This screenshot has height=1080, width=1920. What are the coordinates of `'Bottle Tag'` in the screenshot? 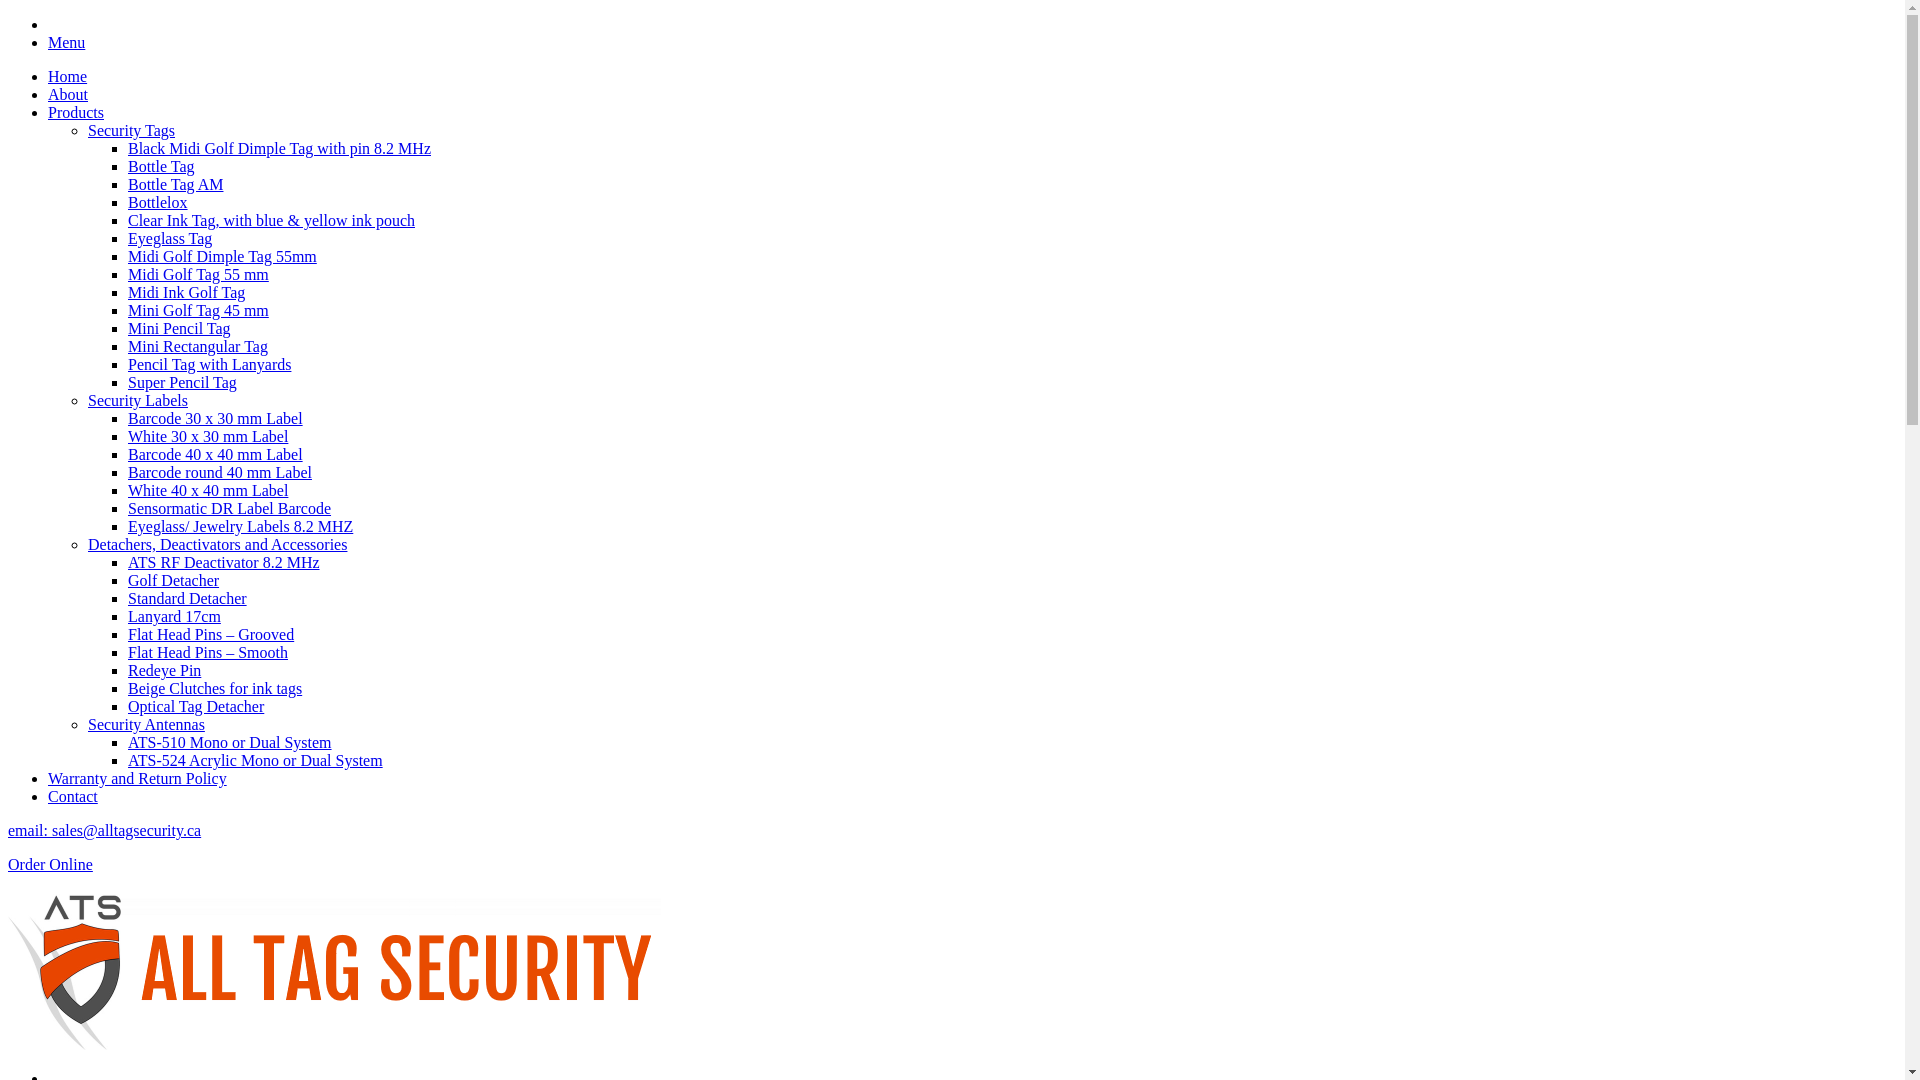 It's located at (161, 165).